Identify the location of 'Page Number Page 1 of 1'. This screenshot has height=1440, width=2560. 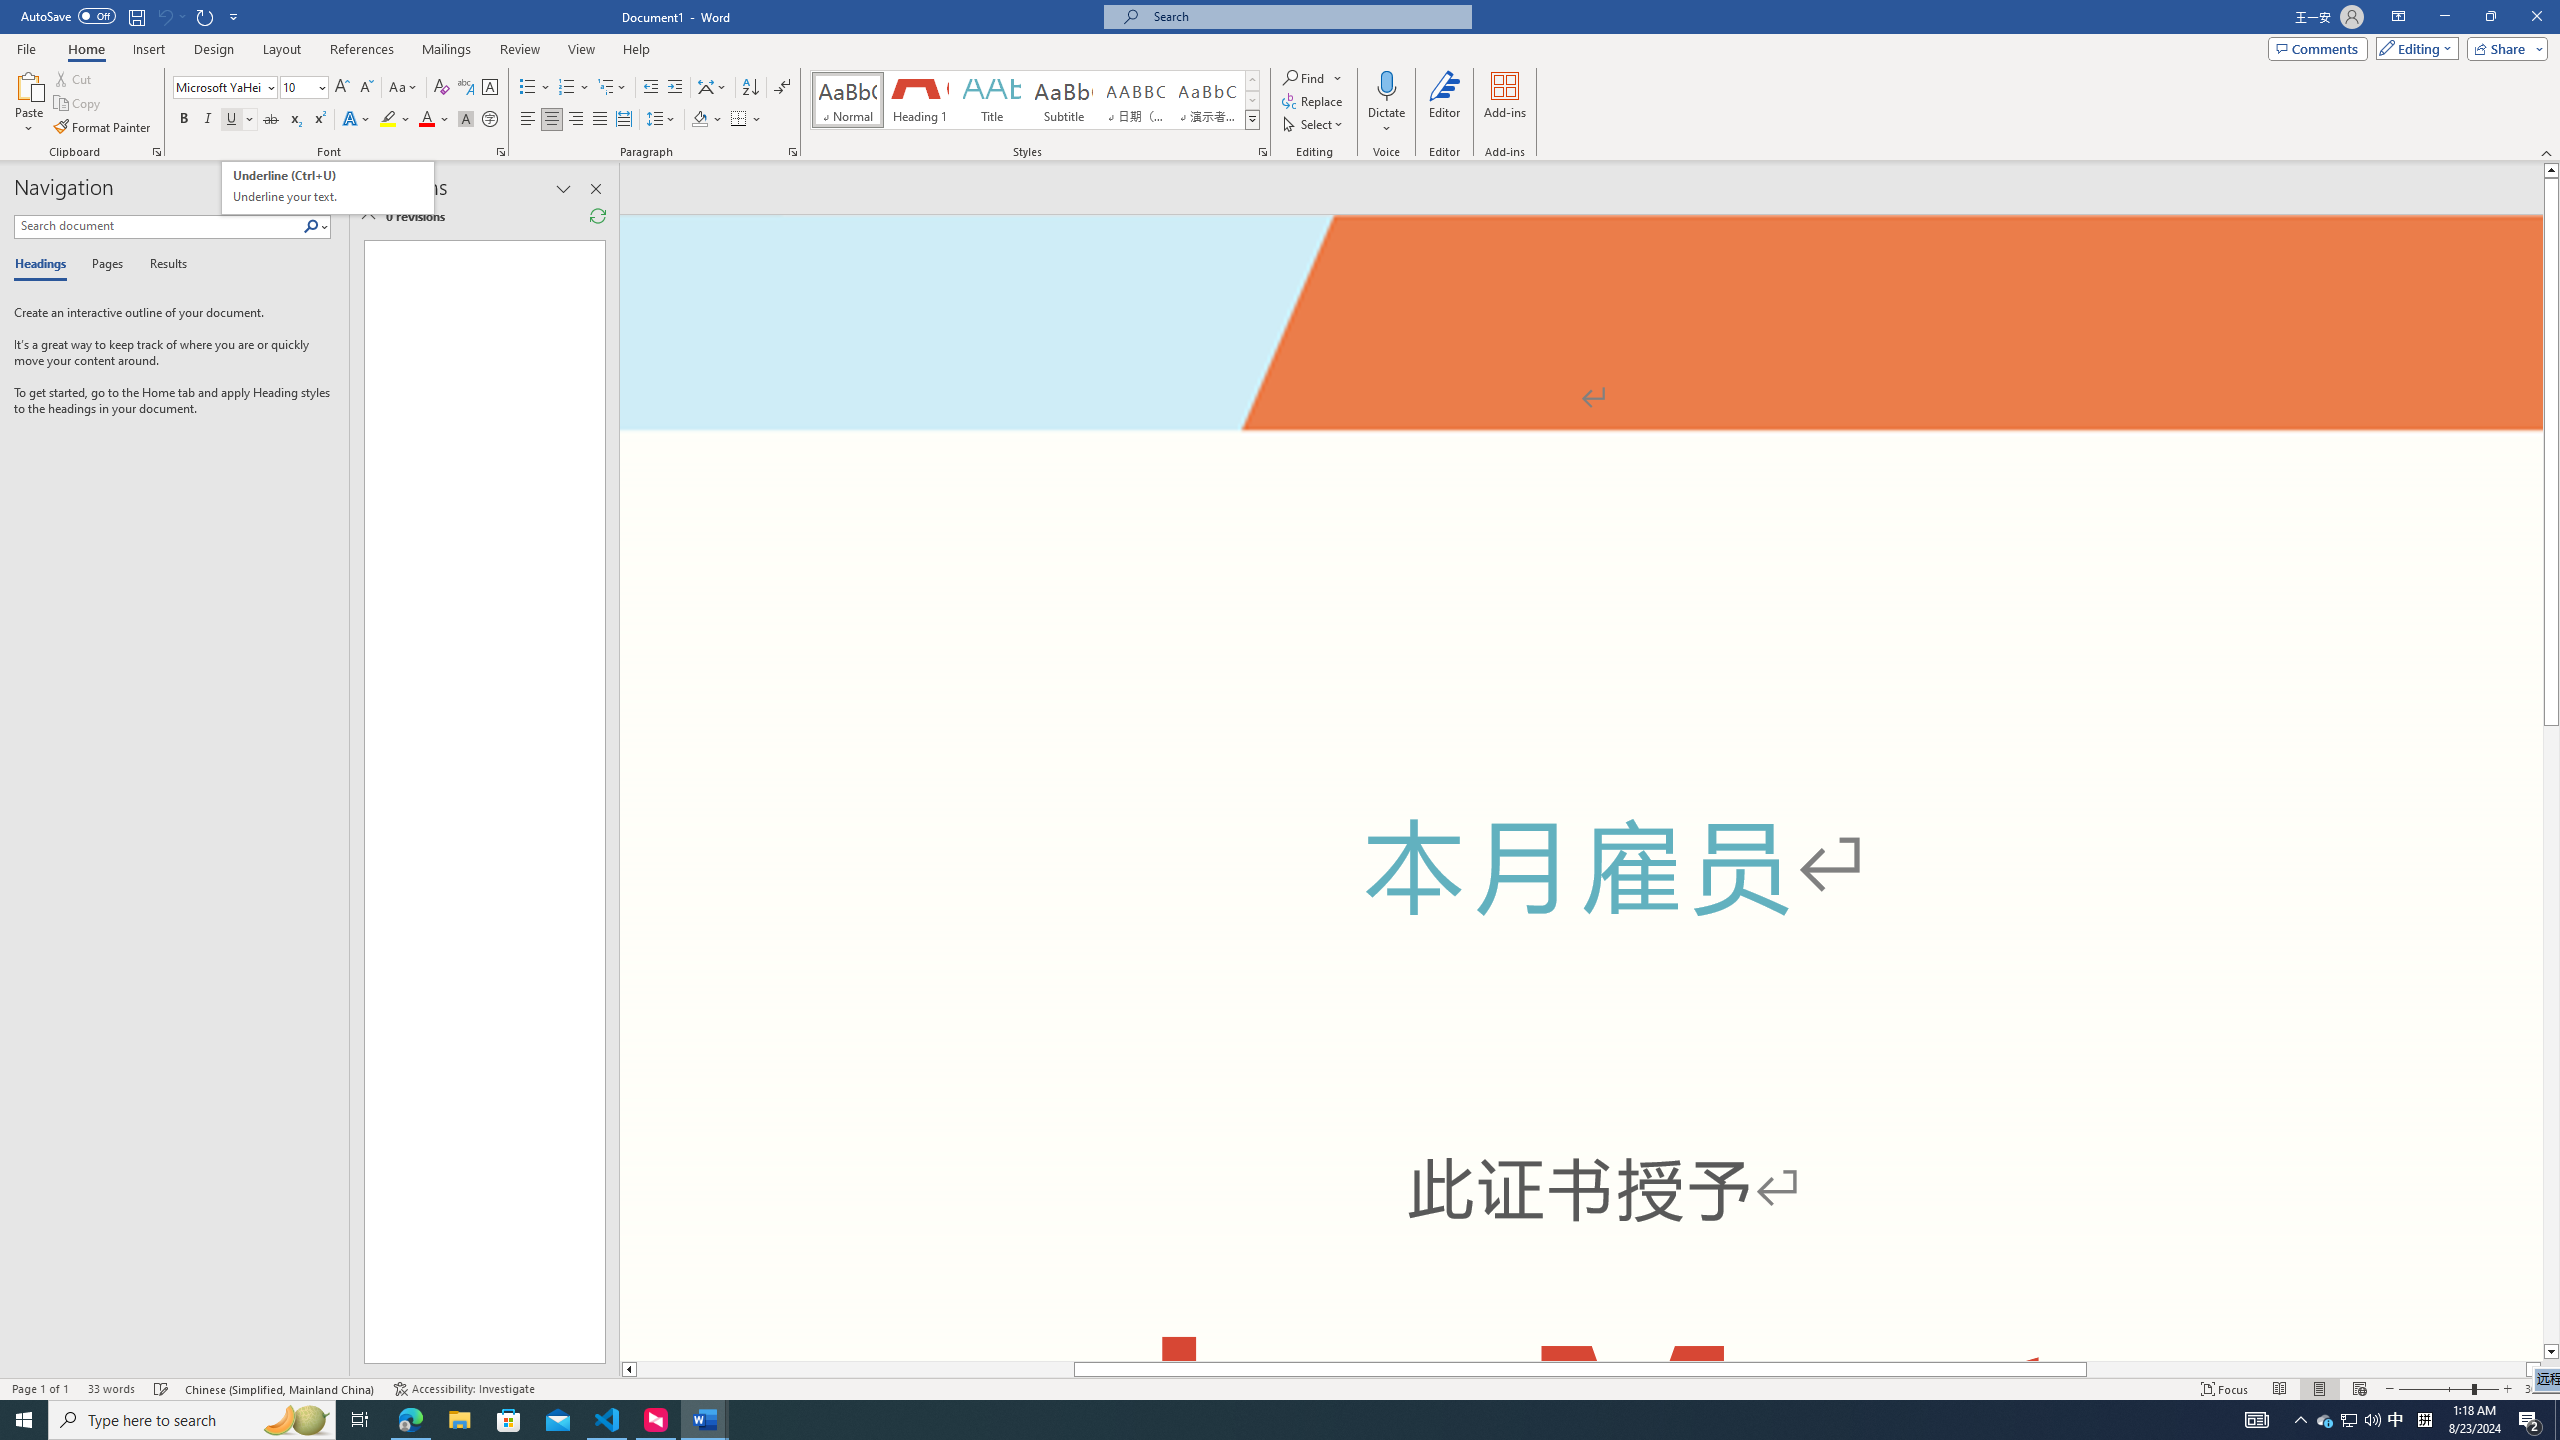
(40, 1389).